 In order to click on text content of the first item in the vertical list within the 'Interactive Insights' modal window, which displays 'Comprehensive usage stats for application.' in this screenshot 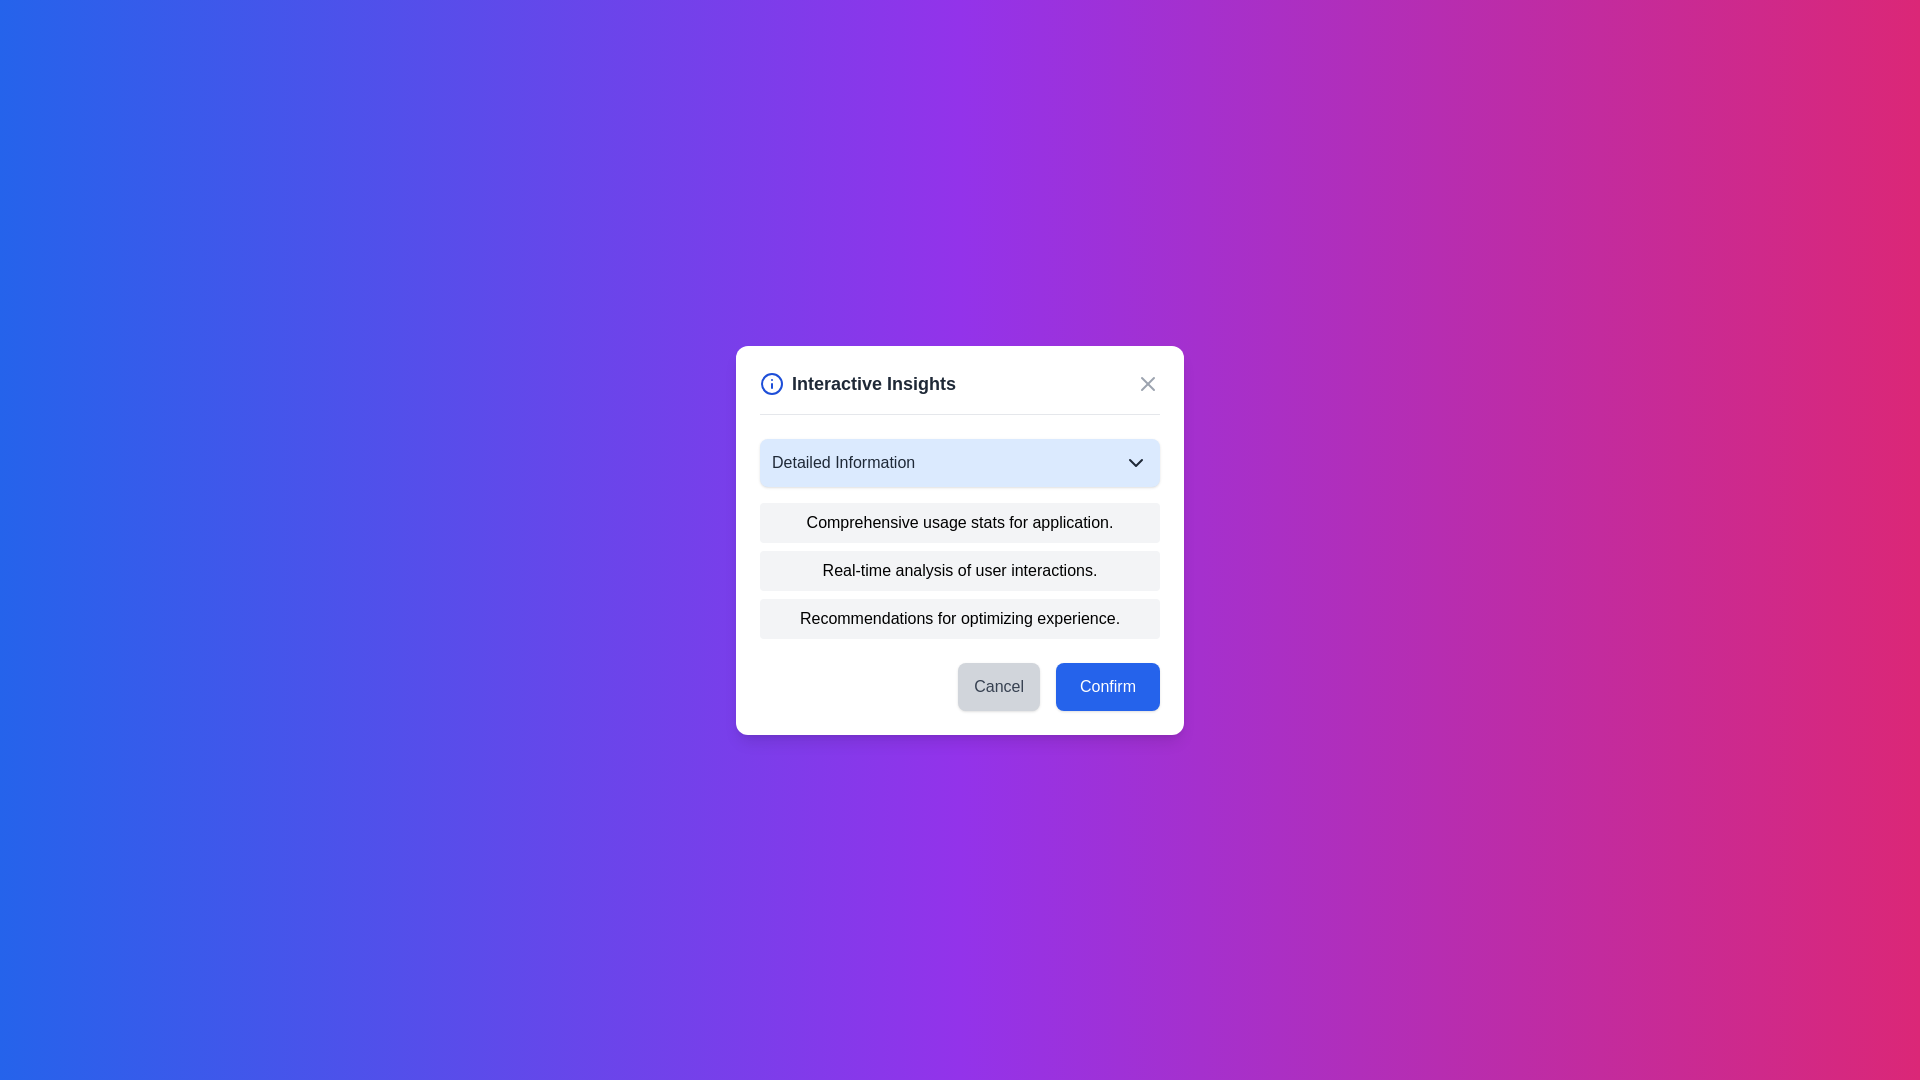, I will do `click(960, 521)`.